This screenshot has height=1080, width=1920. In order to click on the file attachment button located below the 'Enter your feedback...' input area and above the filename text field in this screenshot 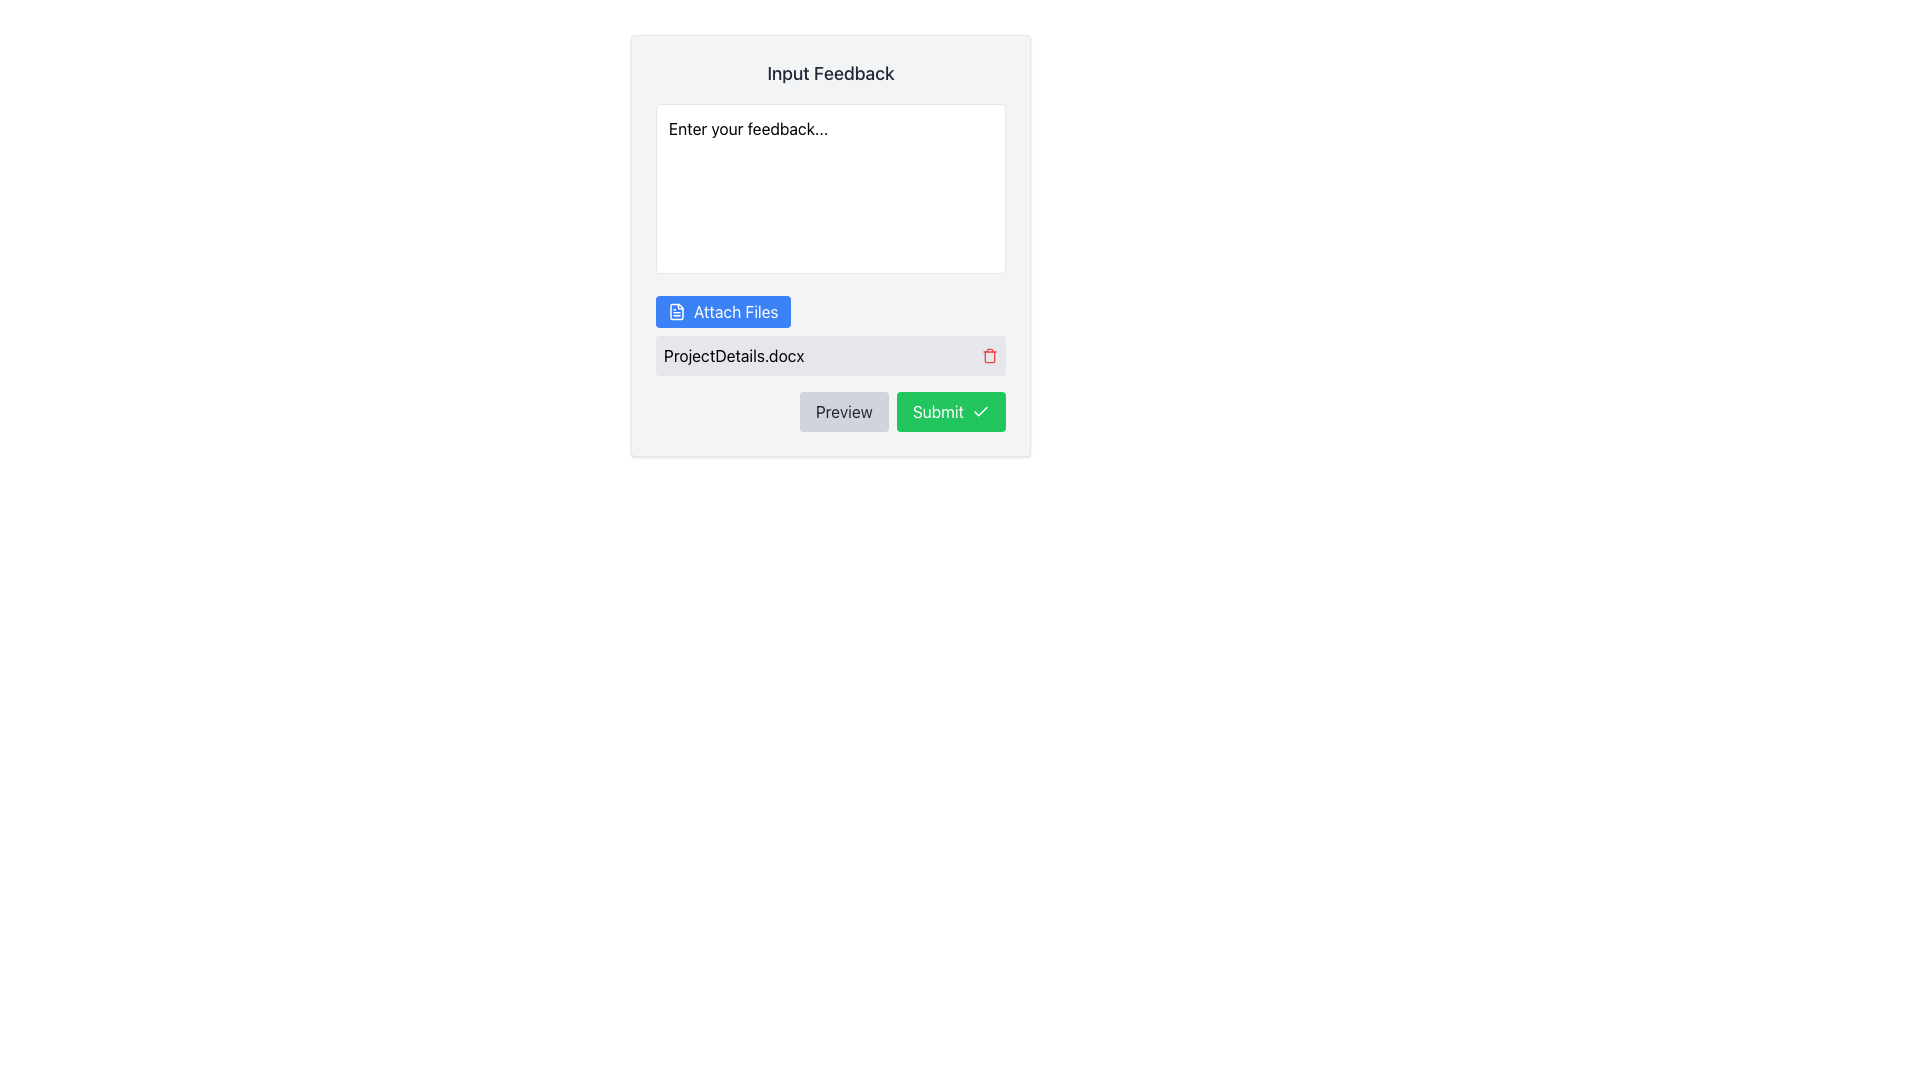, I will do `click(722, 312)`.